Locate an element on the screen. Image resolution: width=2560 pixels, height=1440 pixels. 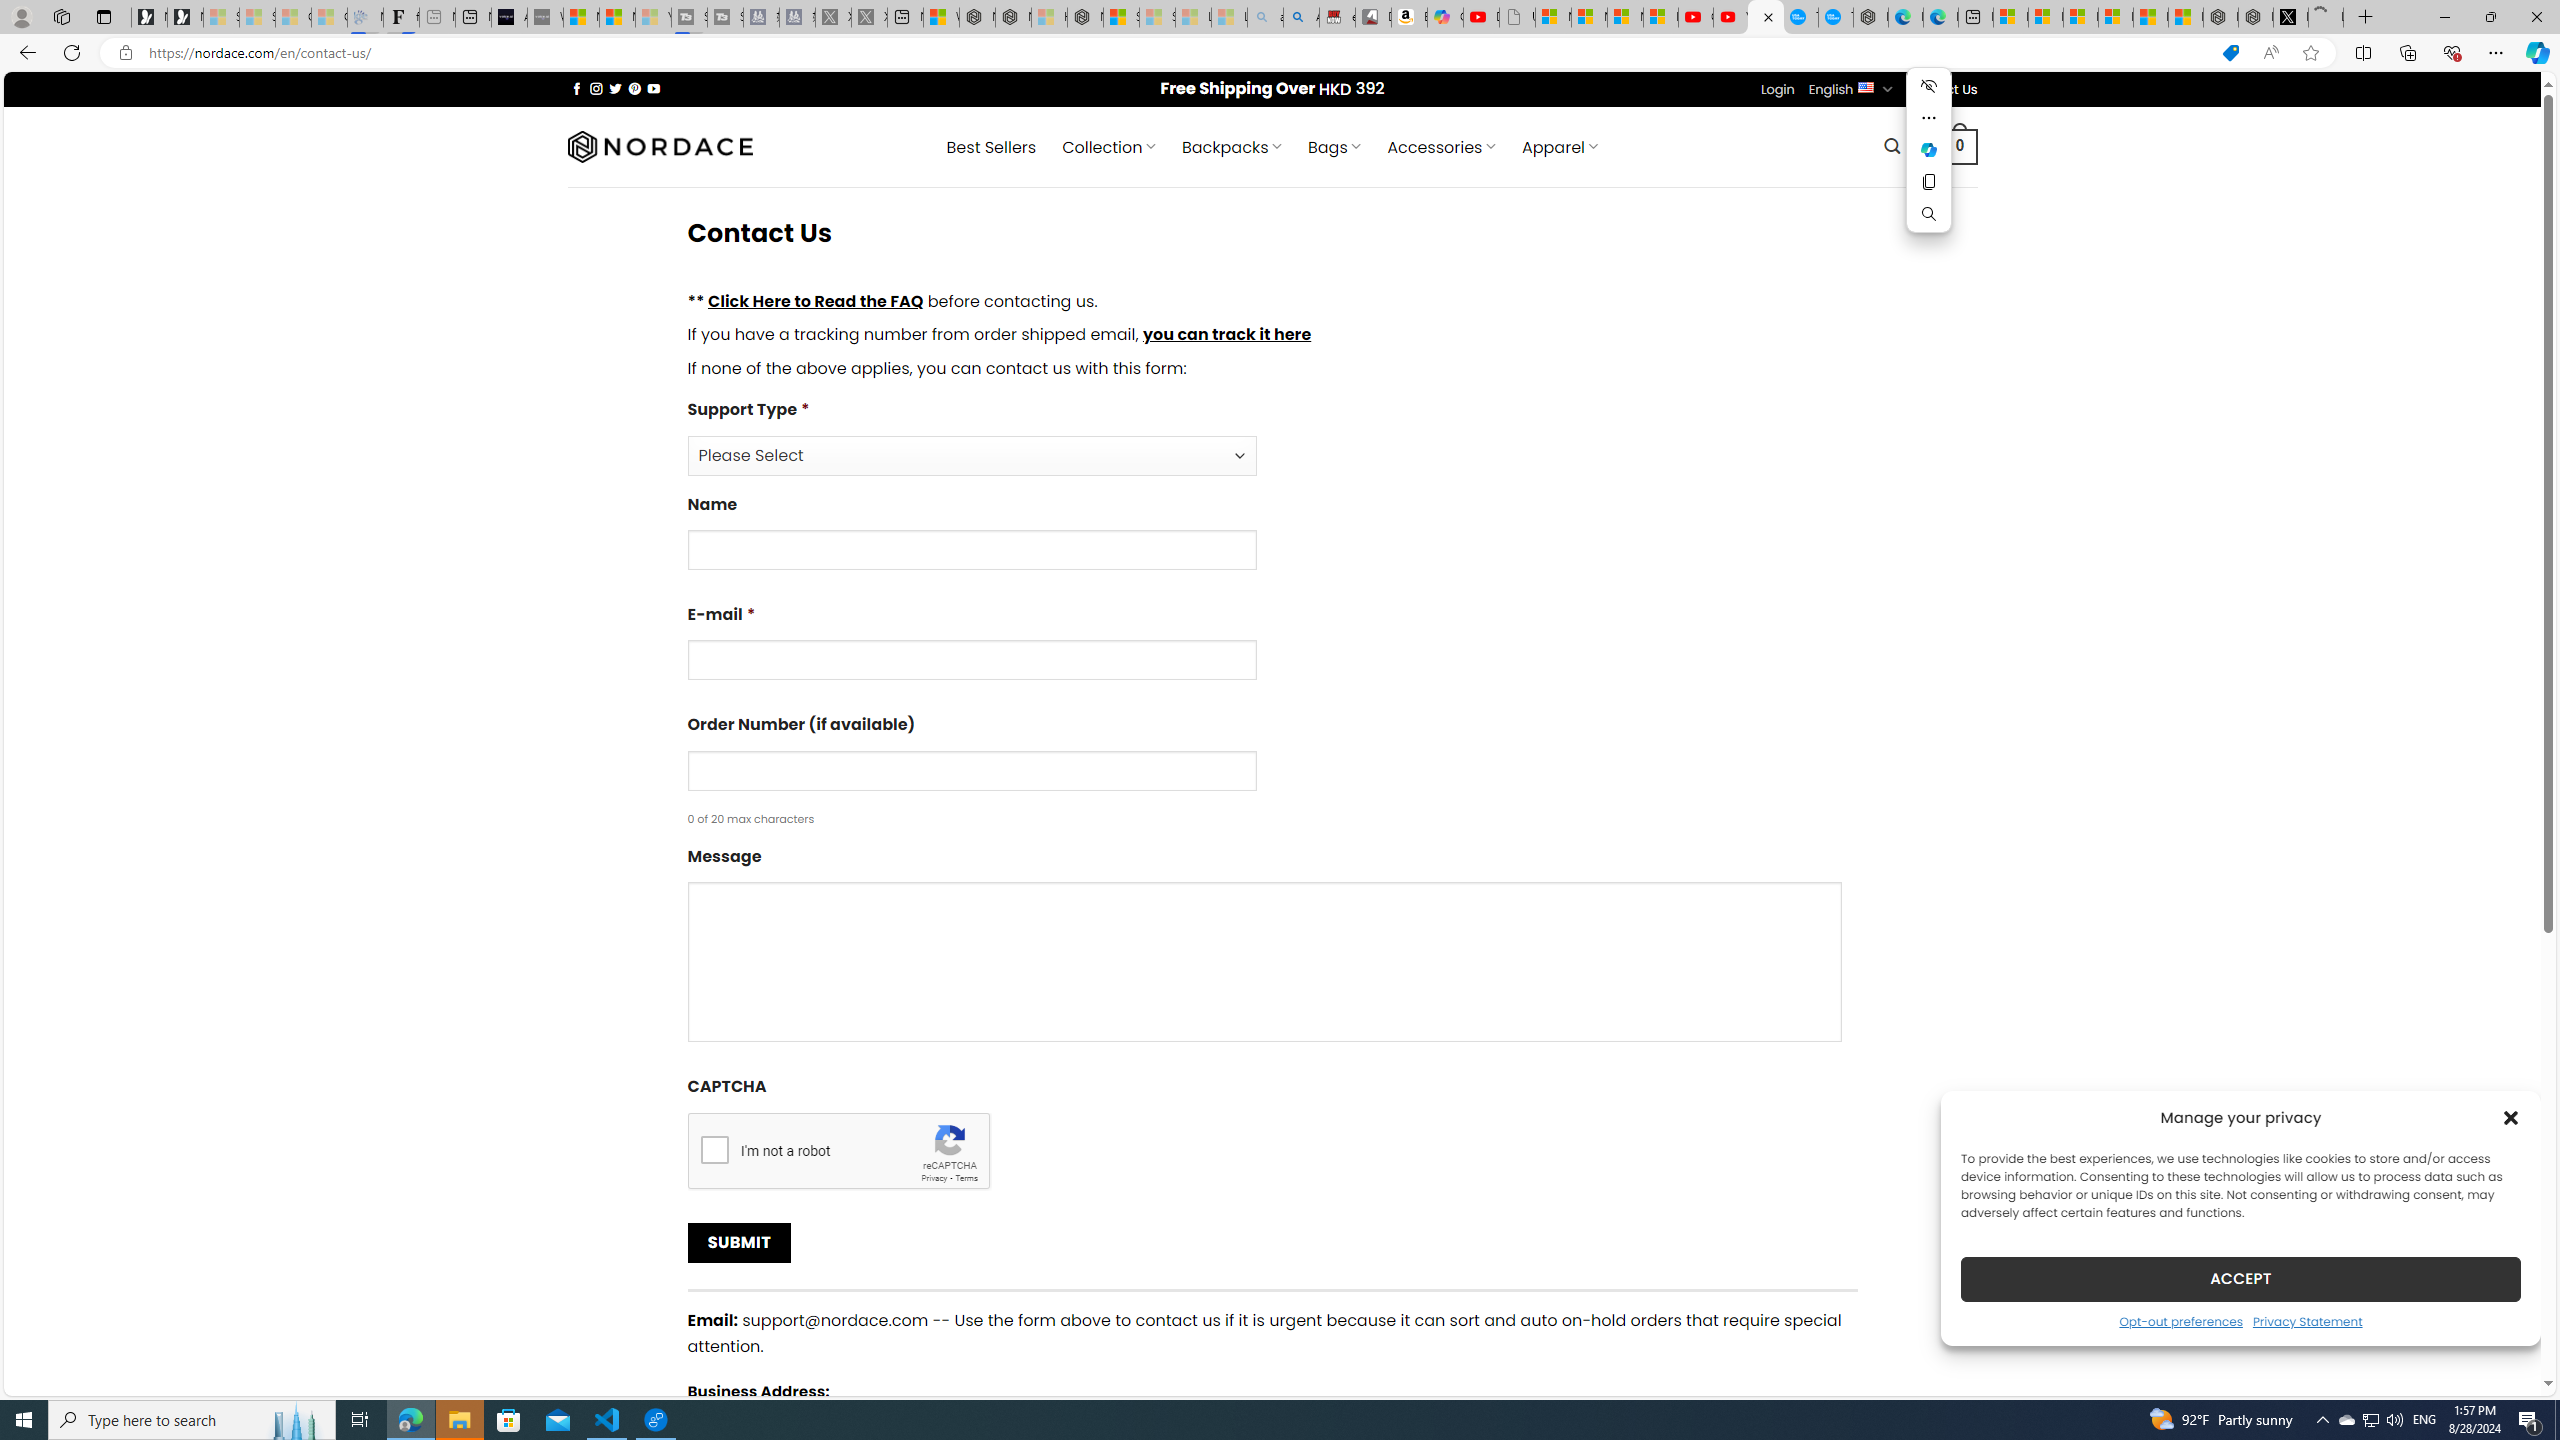
'  Best Sellers' is located at coordinates (991, 146).